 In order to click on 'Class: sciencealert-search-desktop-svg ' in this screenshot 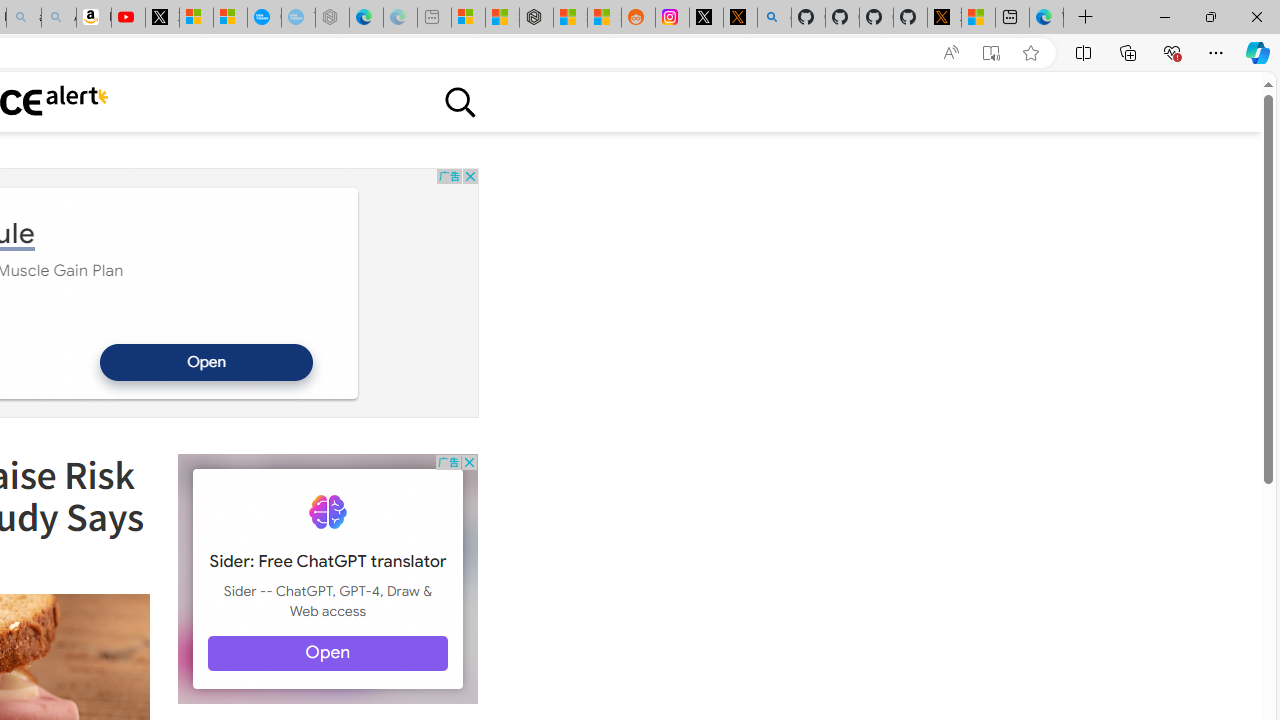, I will do `click(458, 102)`.